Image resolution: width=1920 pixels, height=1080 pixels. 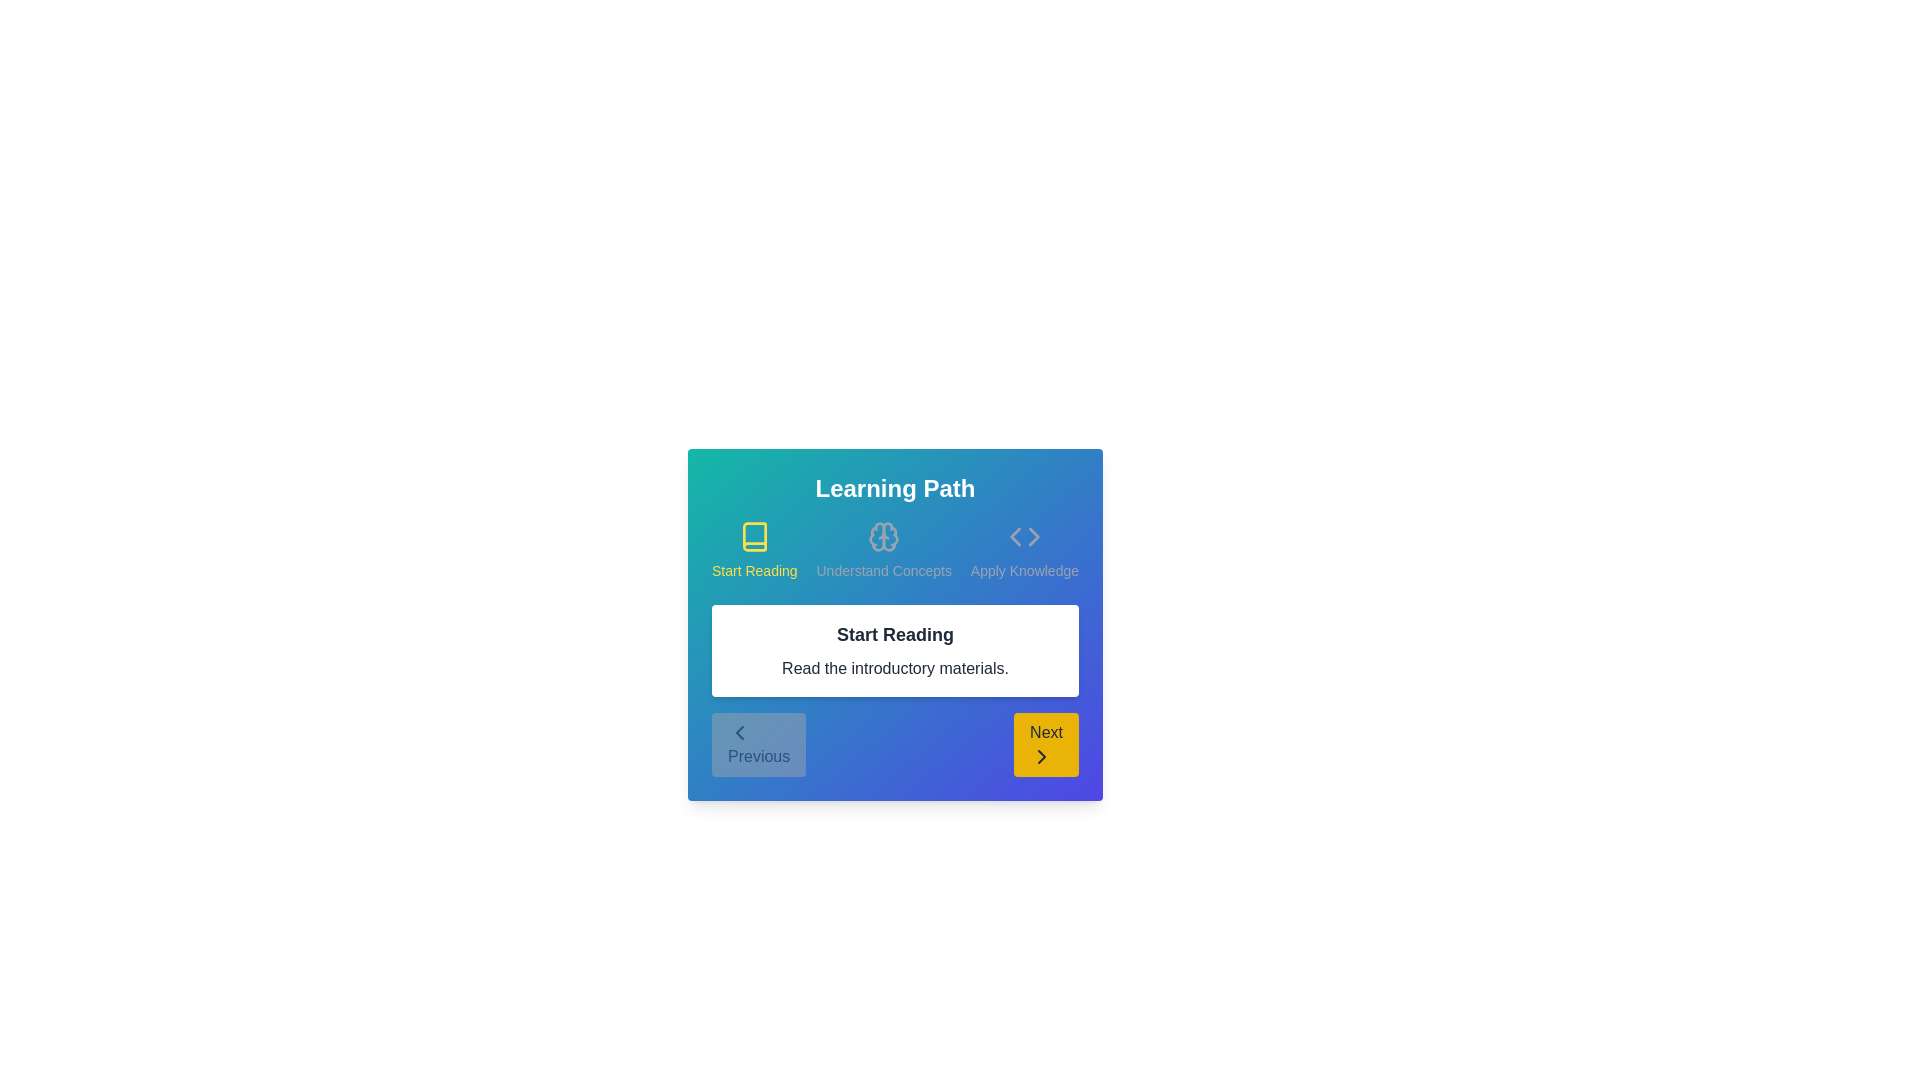 I want to click on the icon representing the step Apply Knowledge, so click(x=1024, y=535).